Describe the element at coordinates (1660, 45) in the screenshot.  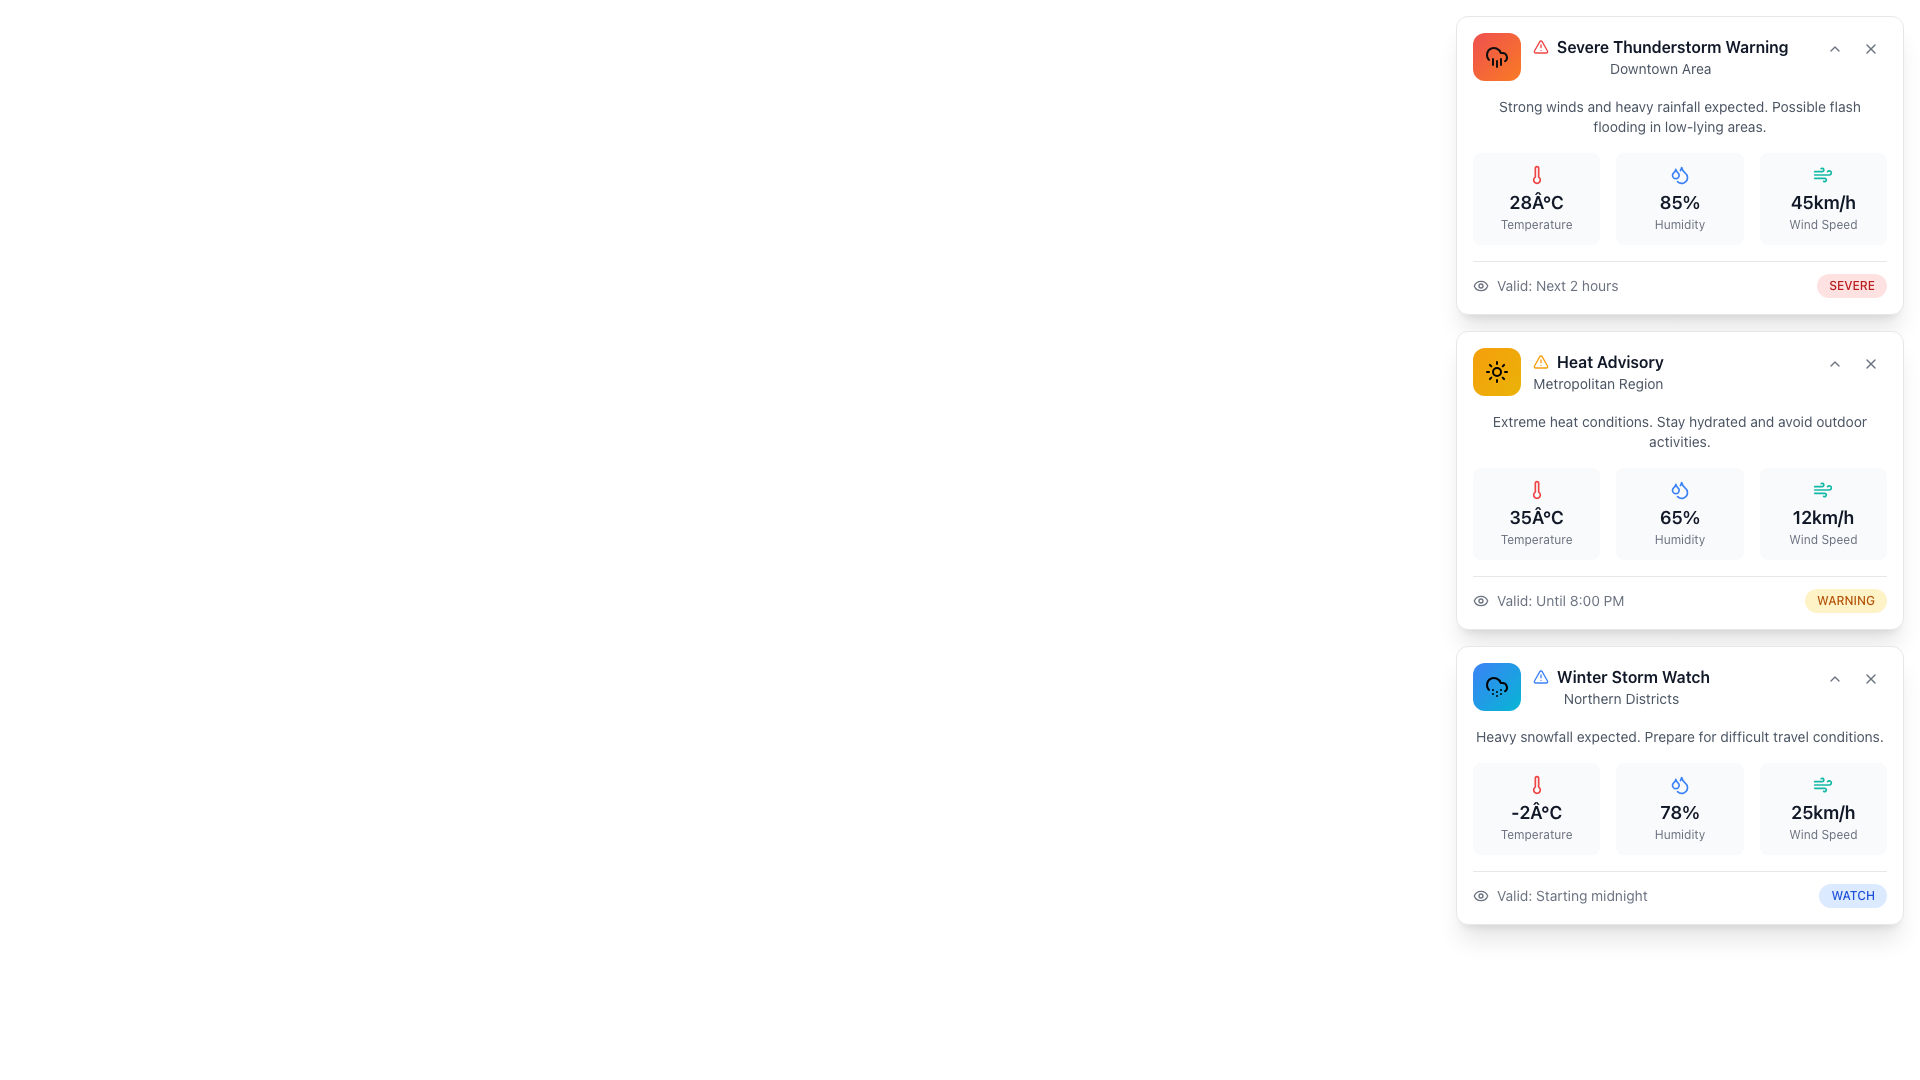
I see `the Heading element that serves as a title for the weather alert information, positioned at the top of the first card and aligned to the left, above the text 'Downtown Area'` at that location.